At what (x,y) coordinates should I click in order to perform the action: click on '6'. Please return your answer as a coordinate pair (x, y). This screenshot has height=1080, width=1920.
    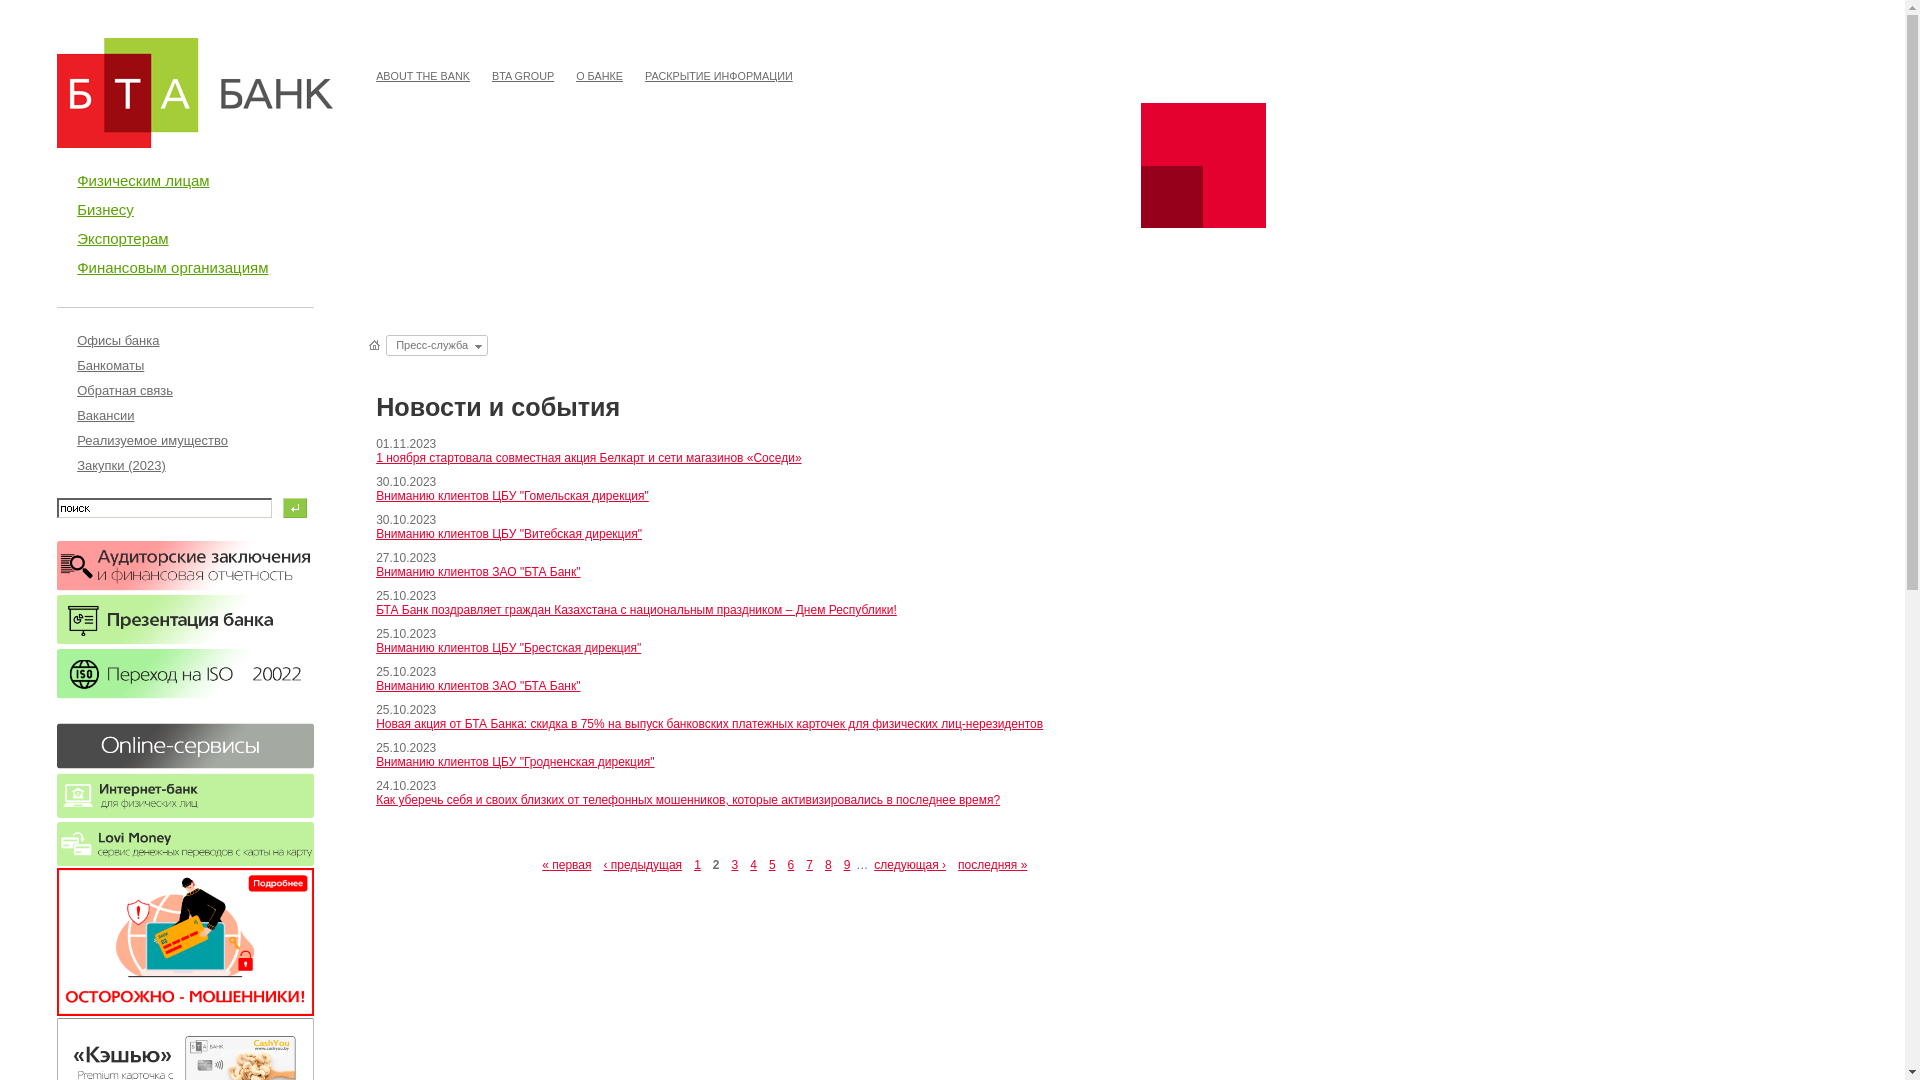
    Looking at the image, I should click on (790, 863).